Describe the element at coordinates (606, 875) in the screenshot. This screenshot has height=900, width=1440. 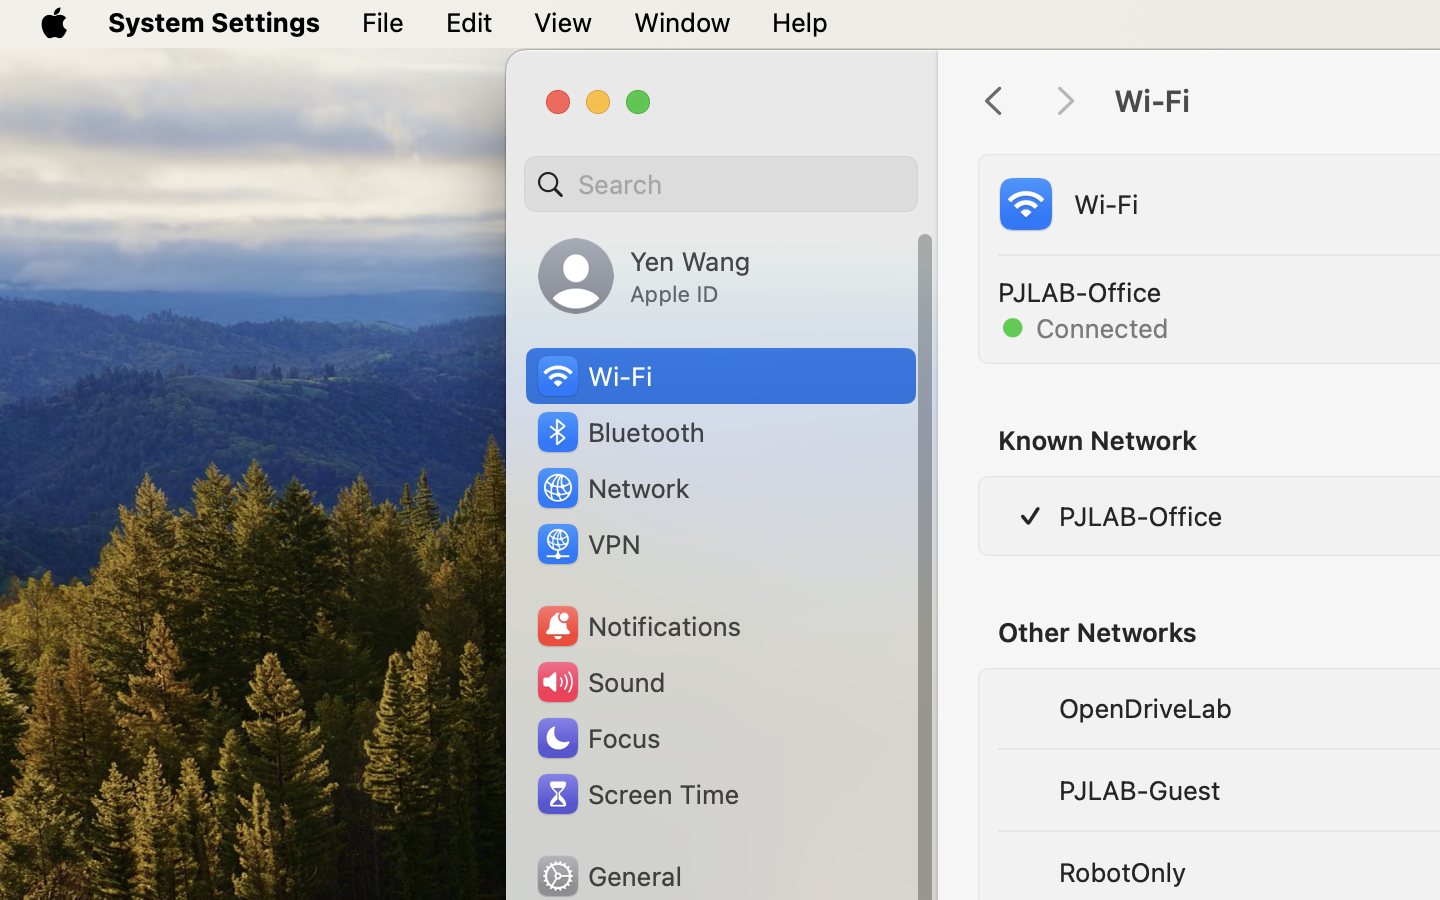
I see `'General'` at that location.